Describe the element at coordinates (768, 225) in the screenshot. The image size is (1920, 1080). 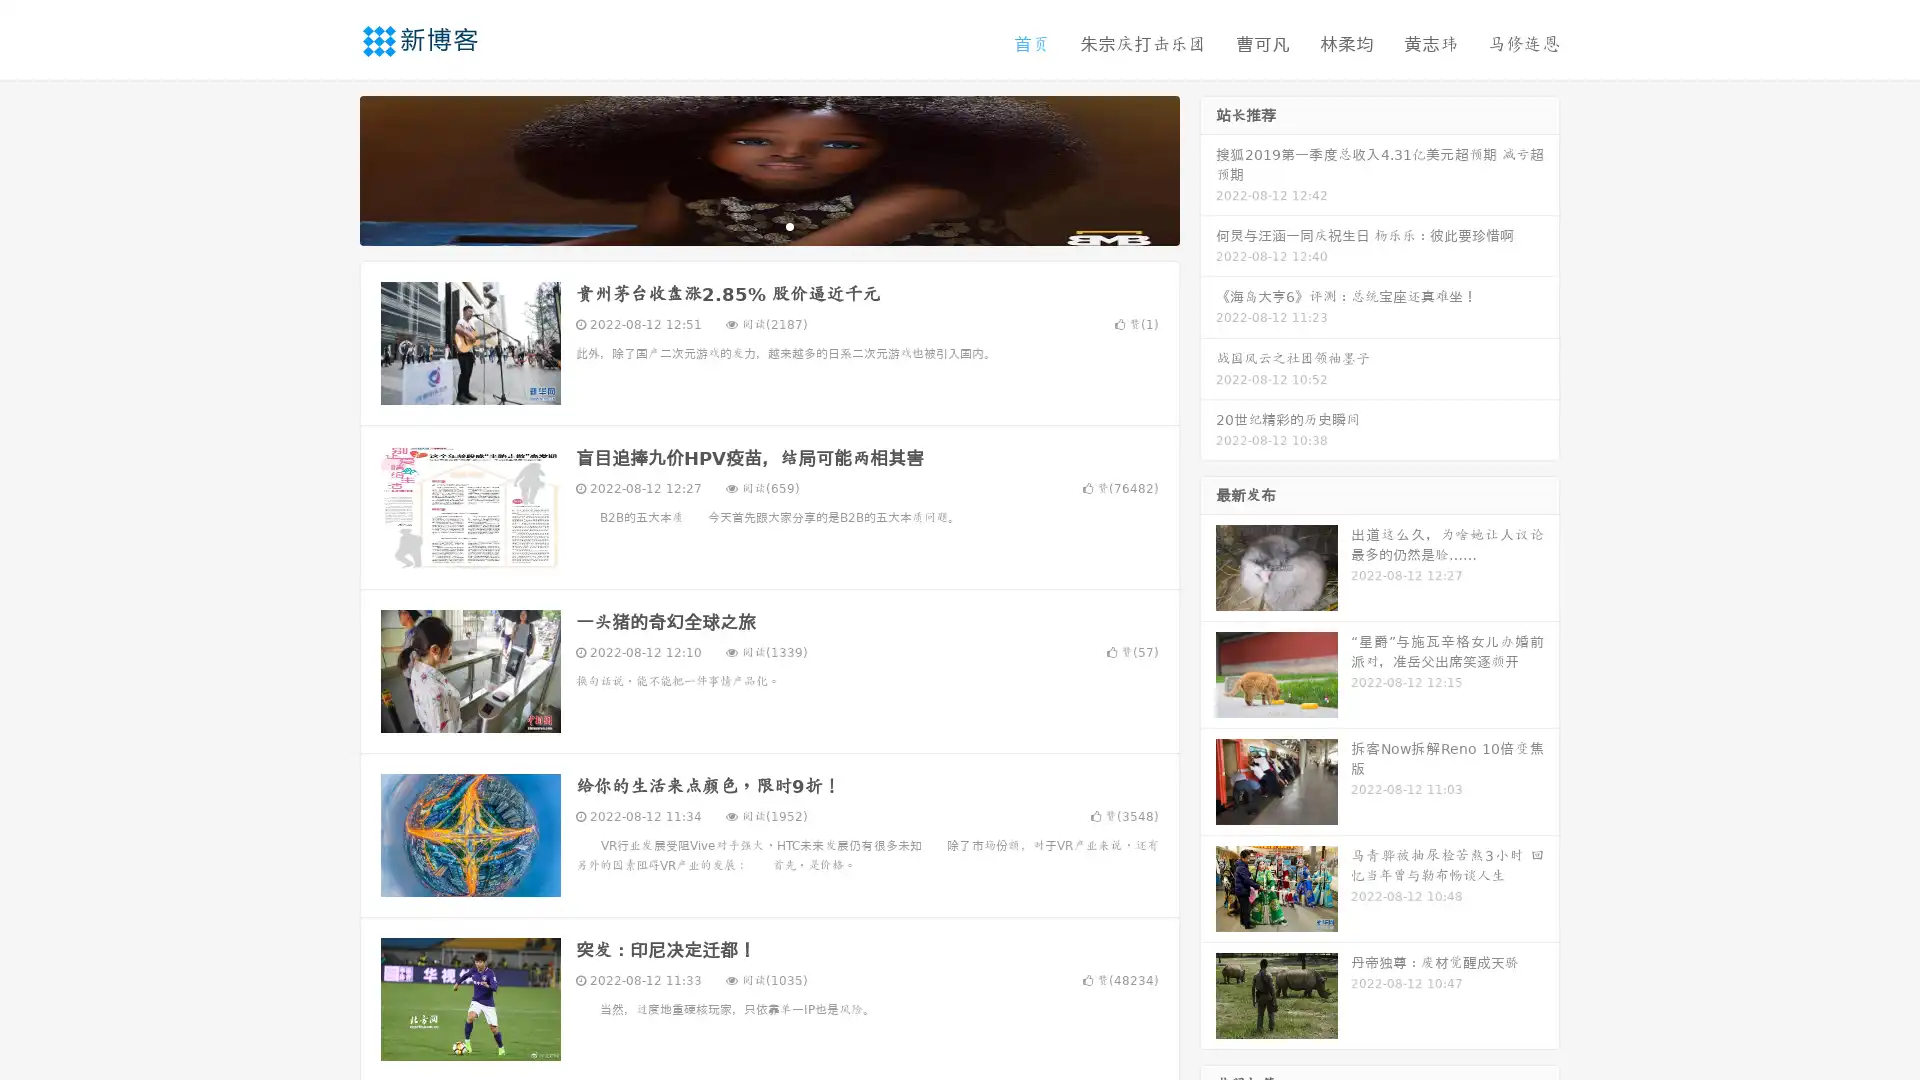
I see `Go to slide 2` at that location.